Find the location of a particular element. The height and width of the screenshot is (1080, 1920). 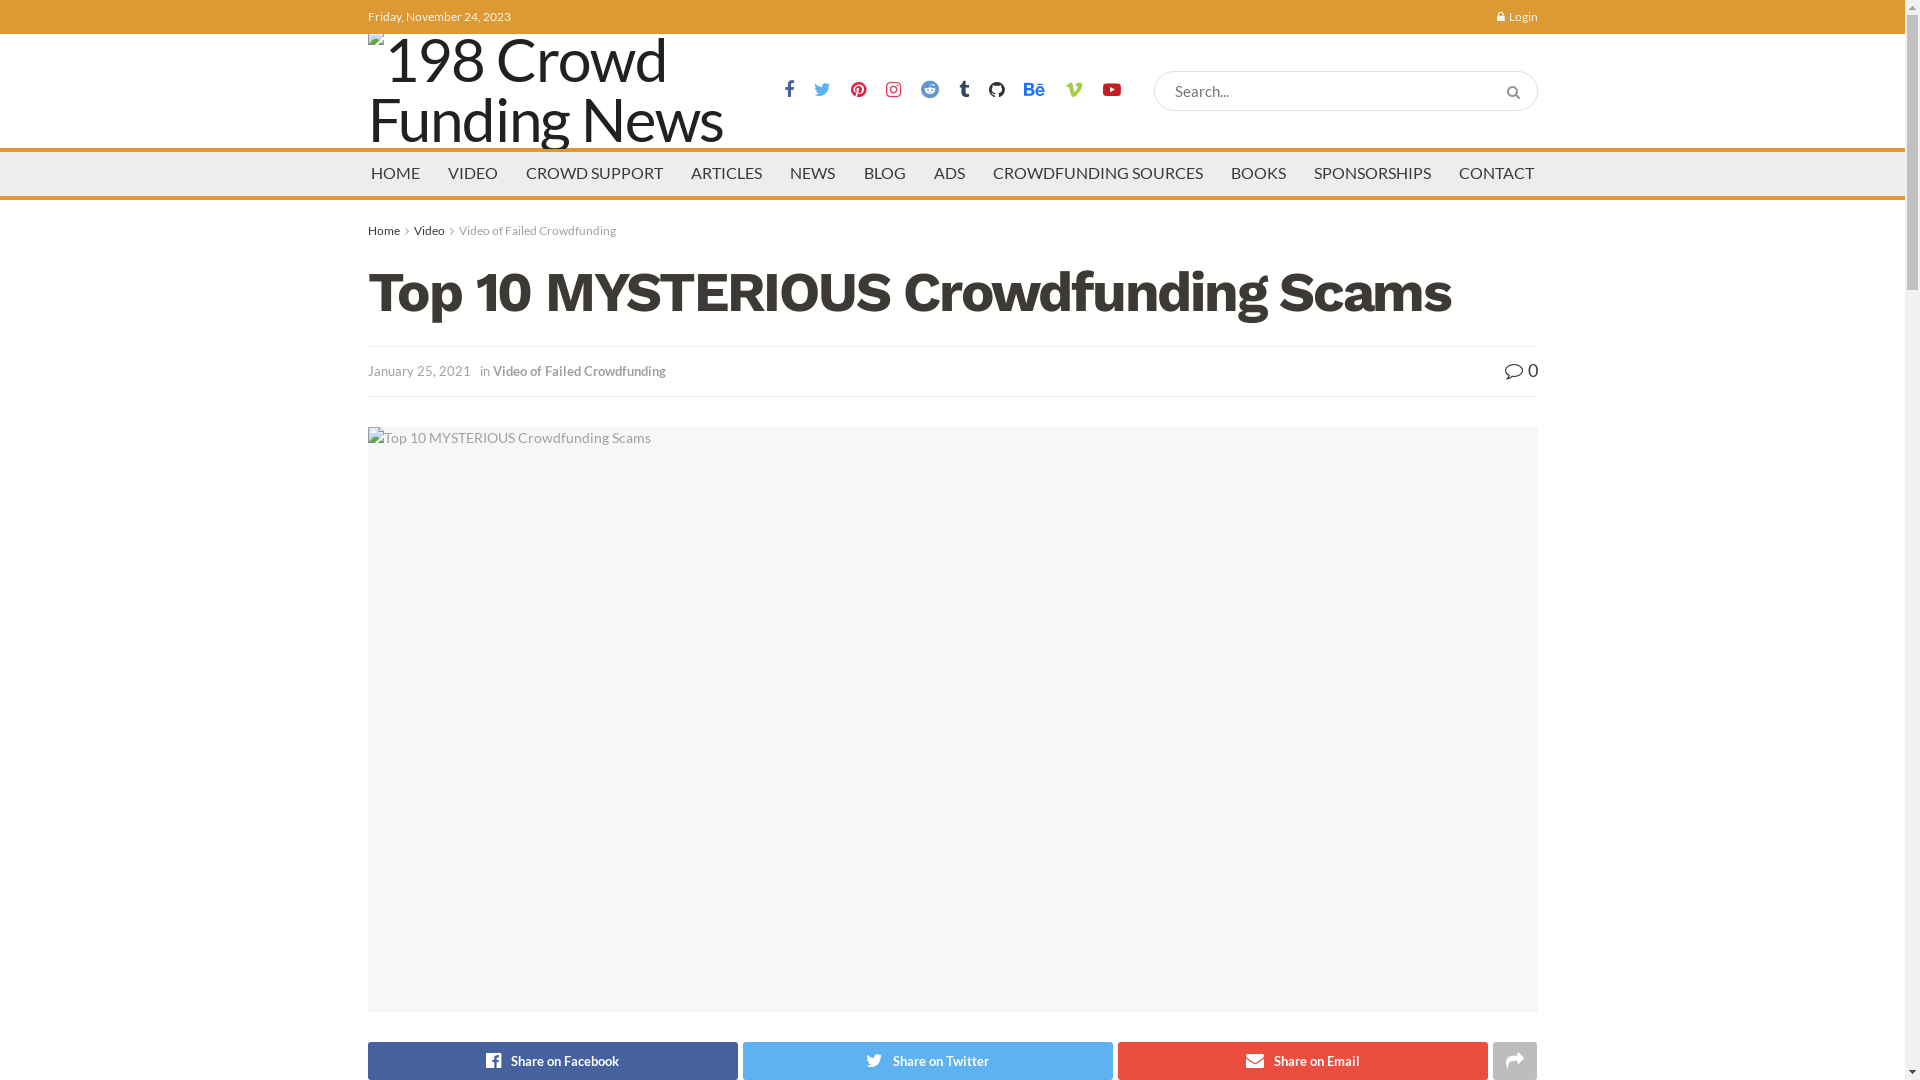

'BOOKS' is located at coordinates (1257, 171).